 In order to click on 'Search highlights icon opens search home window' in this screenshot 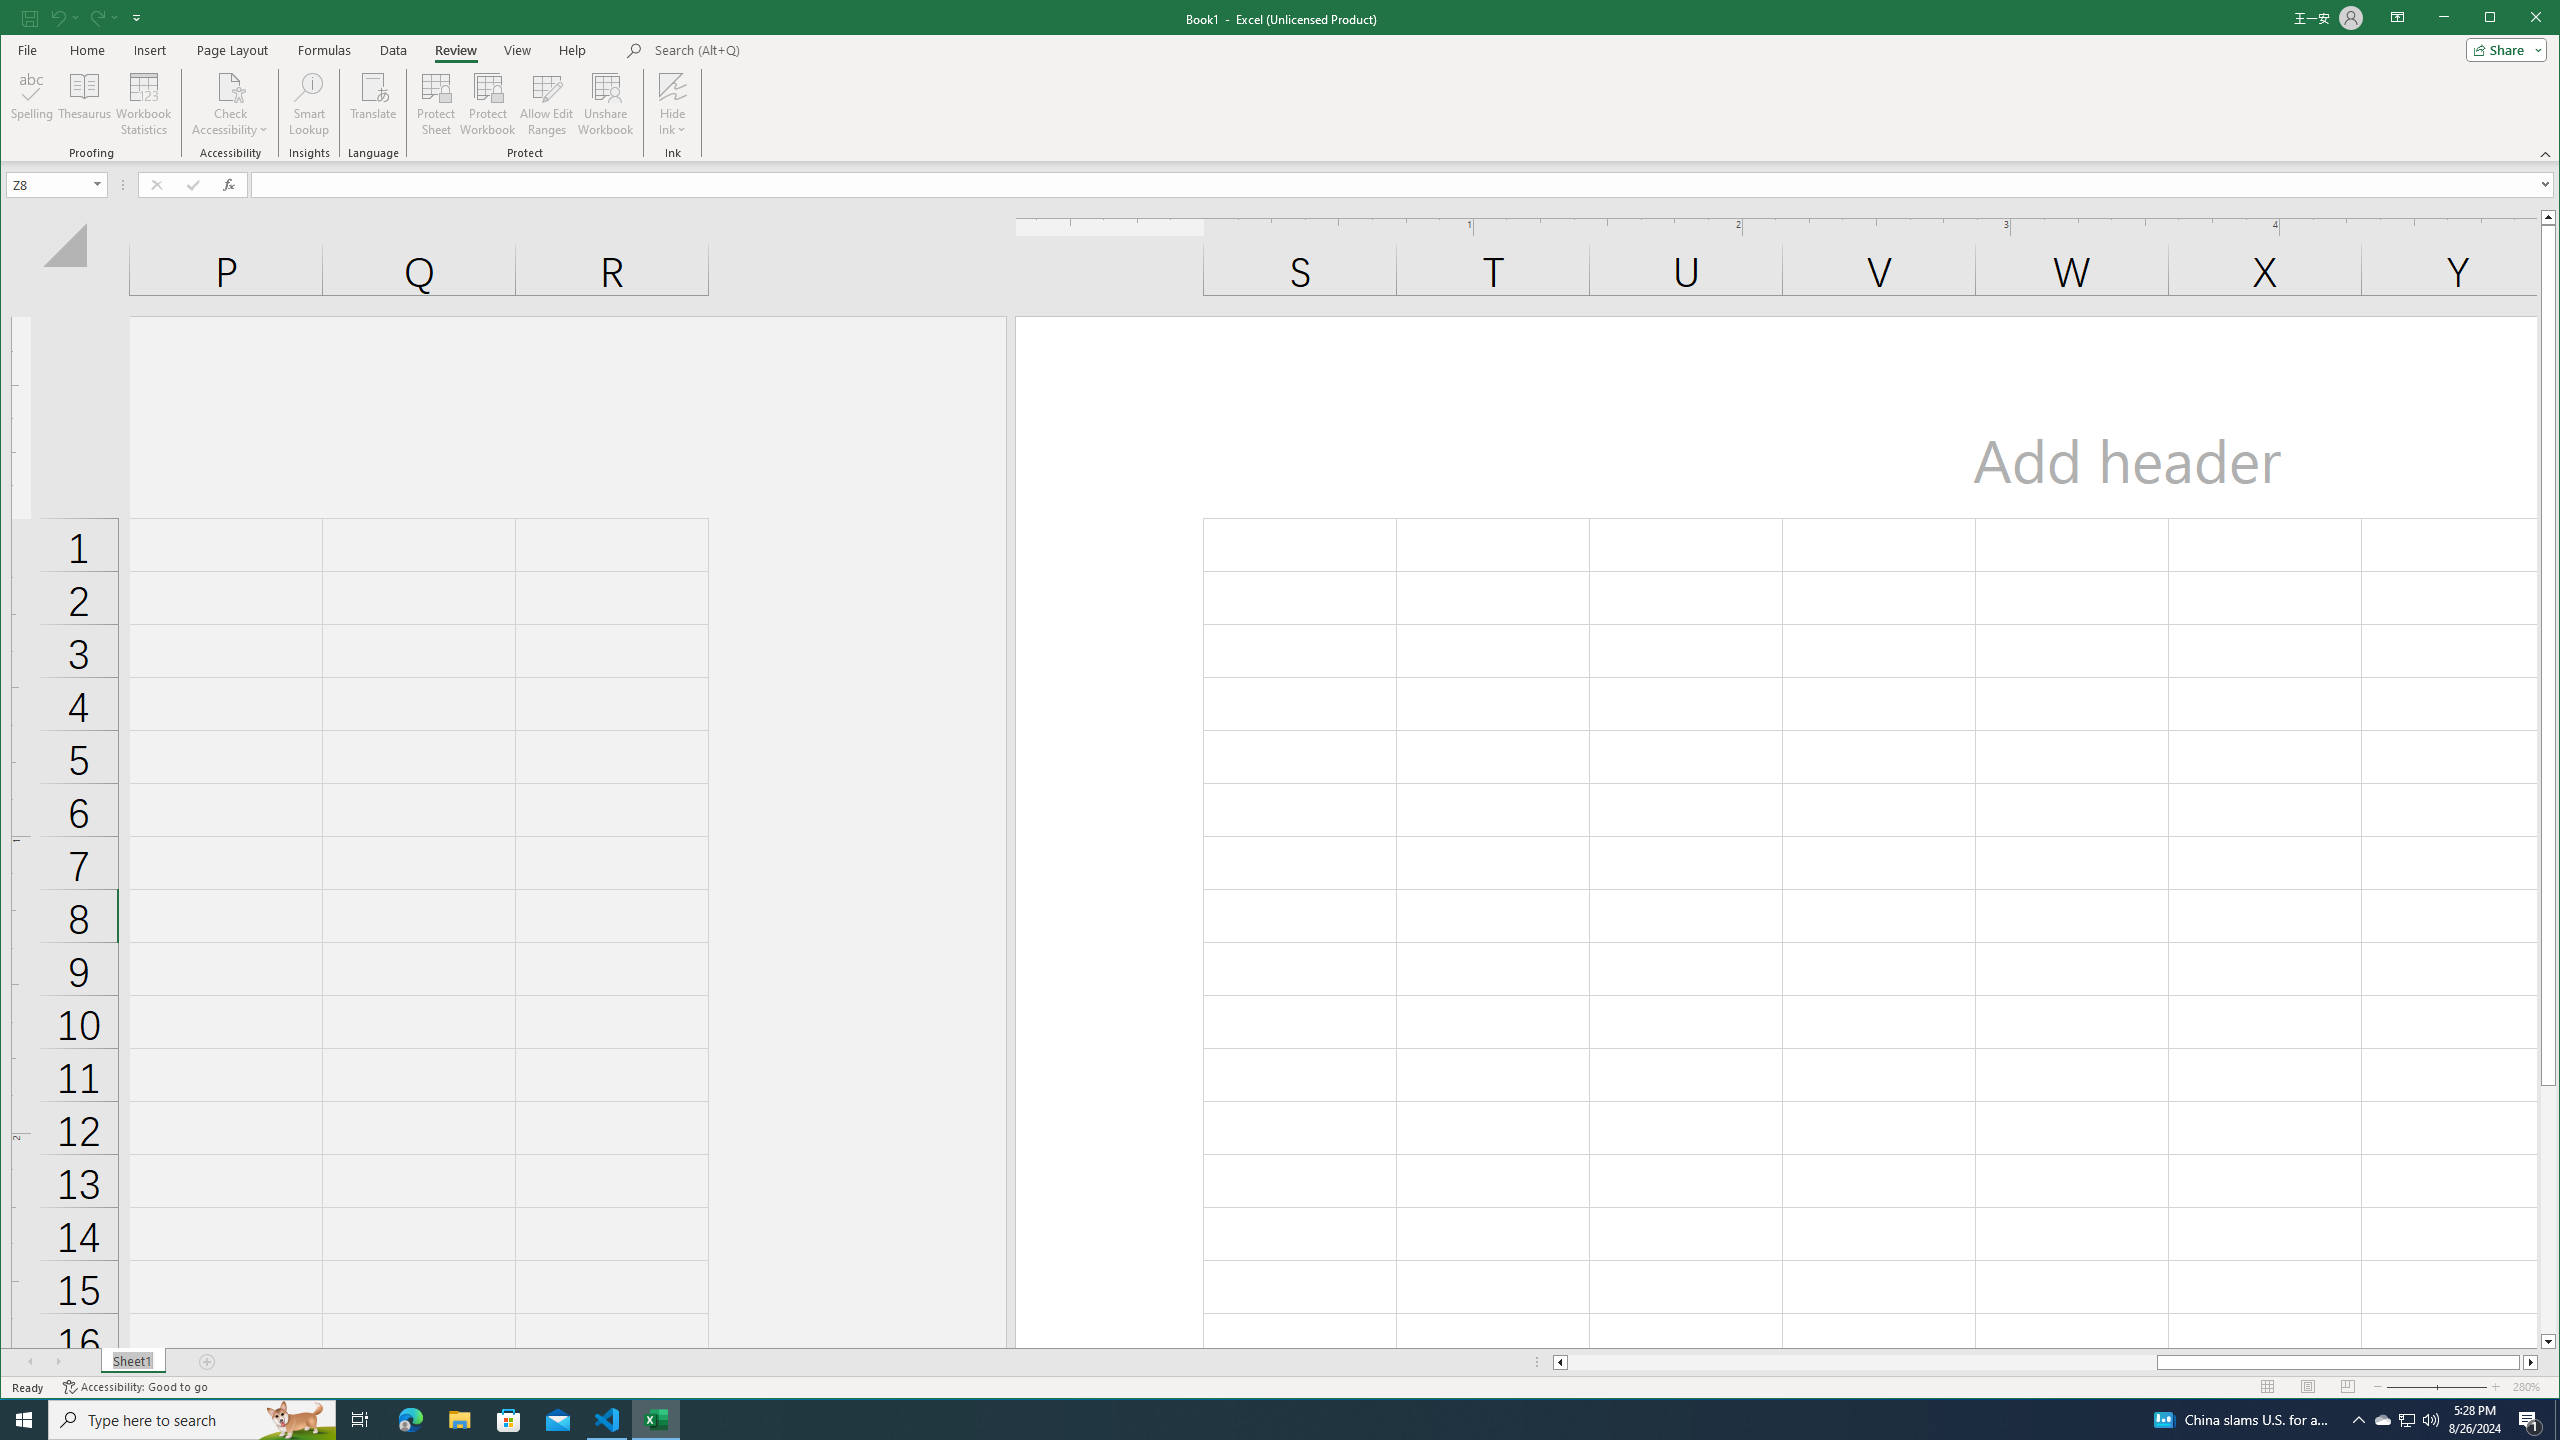, I will do `click(294, 1418)`.